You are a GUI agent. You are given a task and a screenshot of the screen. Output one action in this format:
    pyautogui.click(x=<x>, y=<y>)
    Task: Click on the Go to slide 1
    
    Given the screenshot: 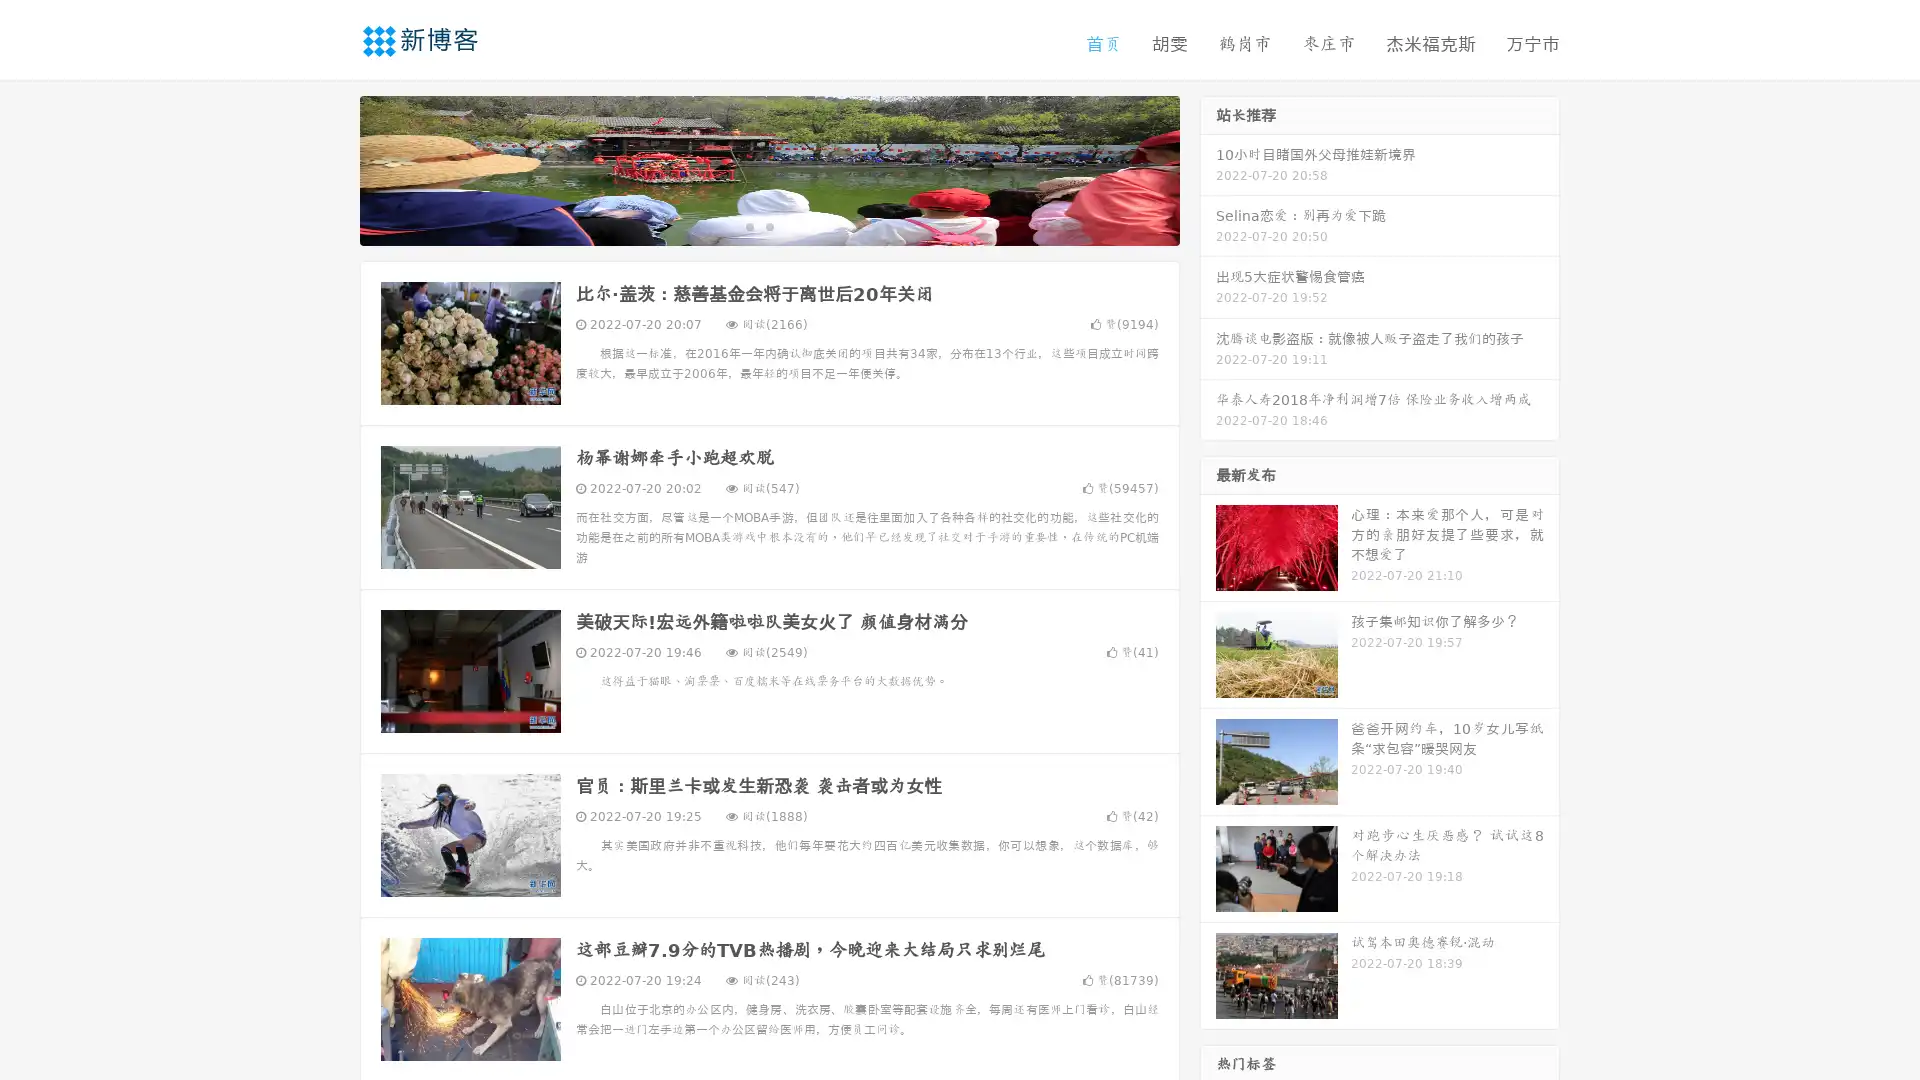 What is the action you would take?
    pyautogui.click(x=748, y=225)
    